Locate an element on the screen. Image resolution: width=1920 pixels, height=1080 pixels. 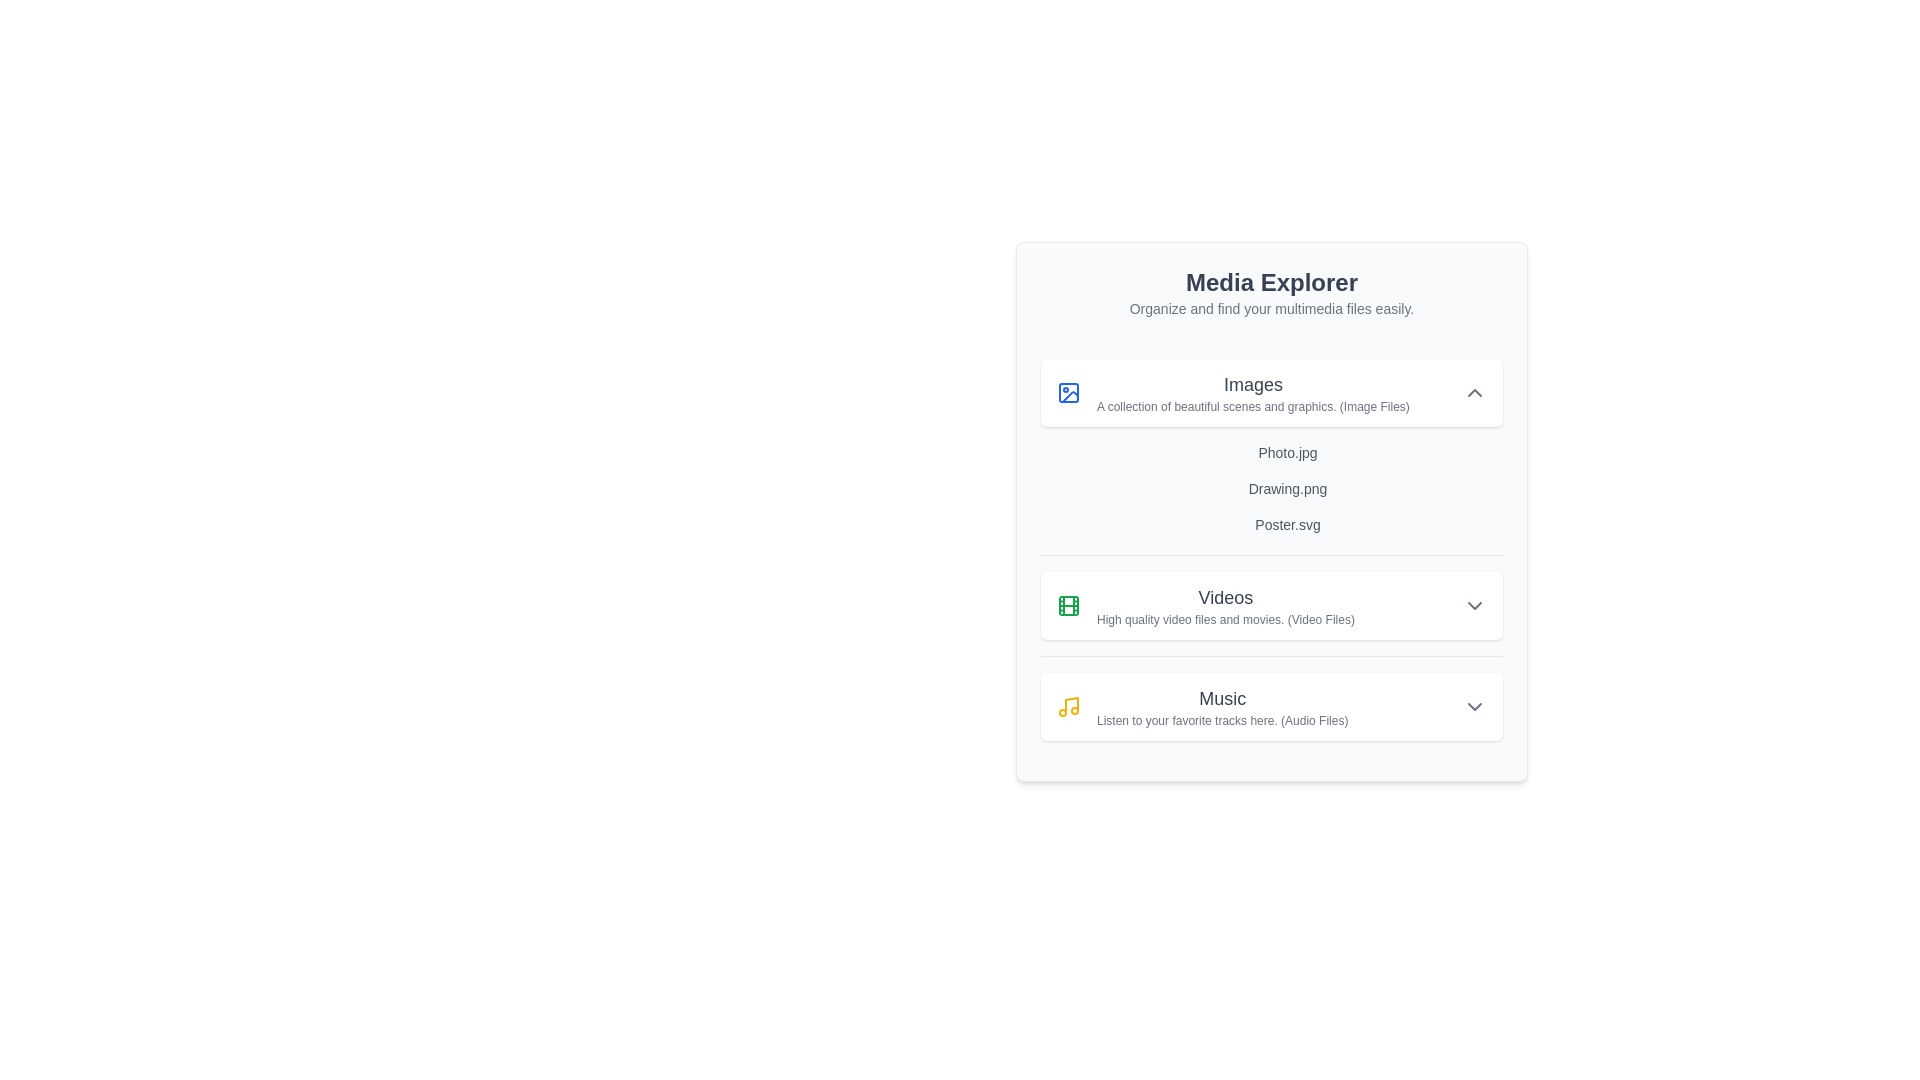
the 'Images' category element in the media exploration interface is located at coordinates (1232, 393).